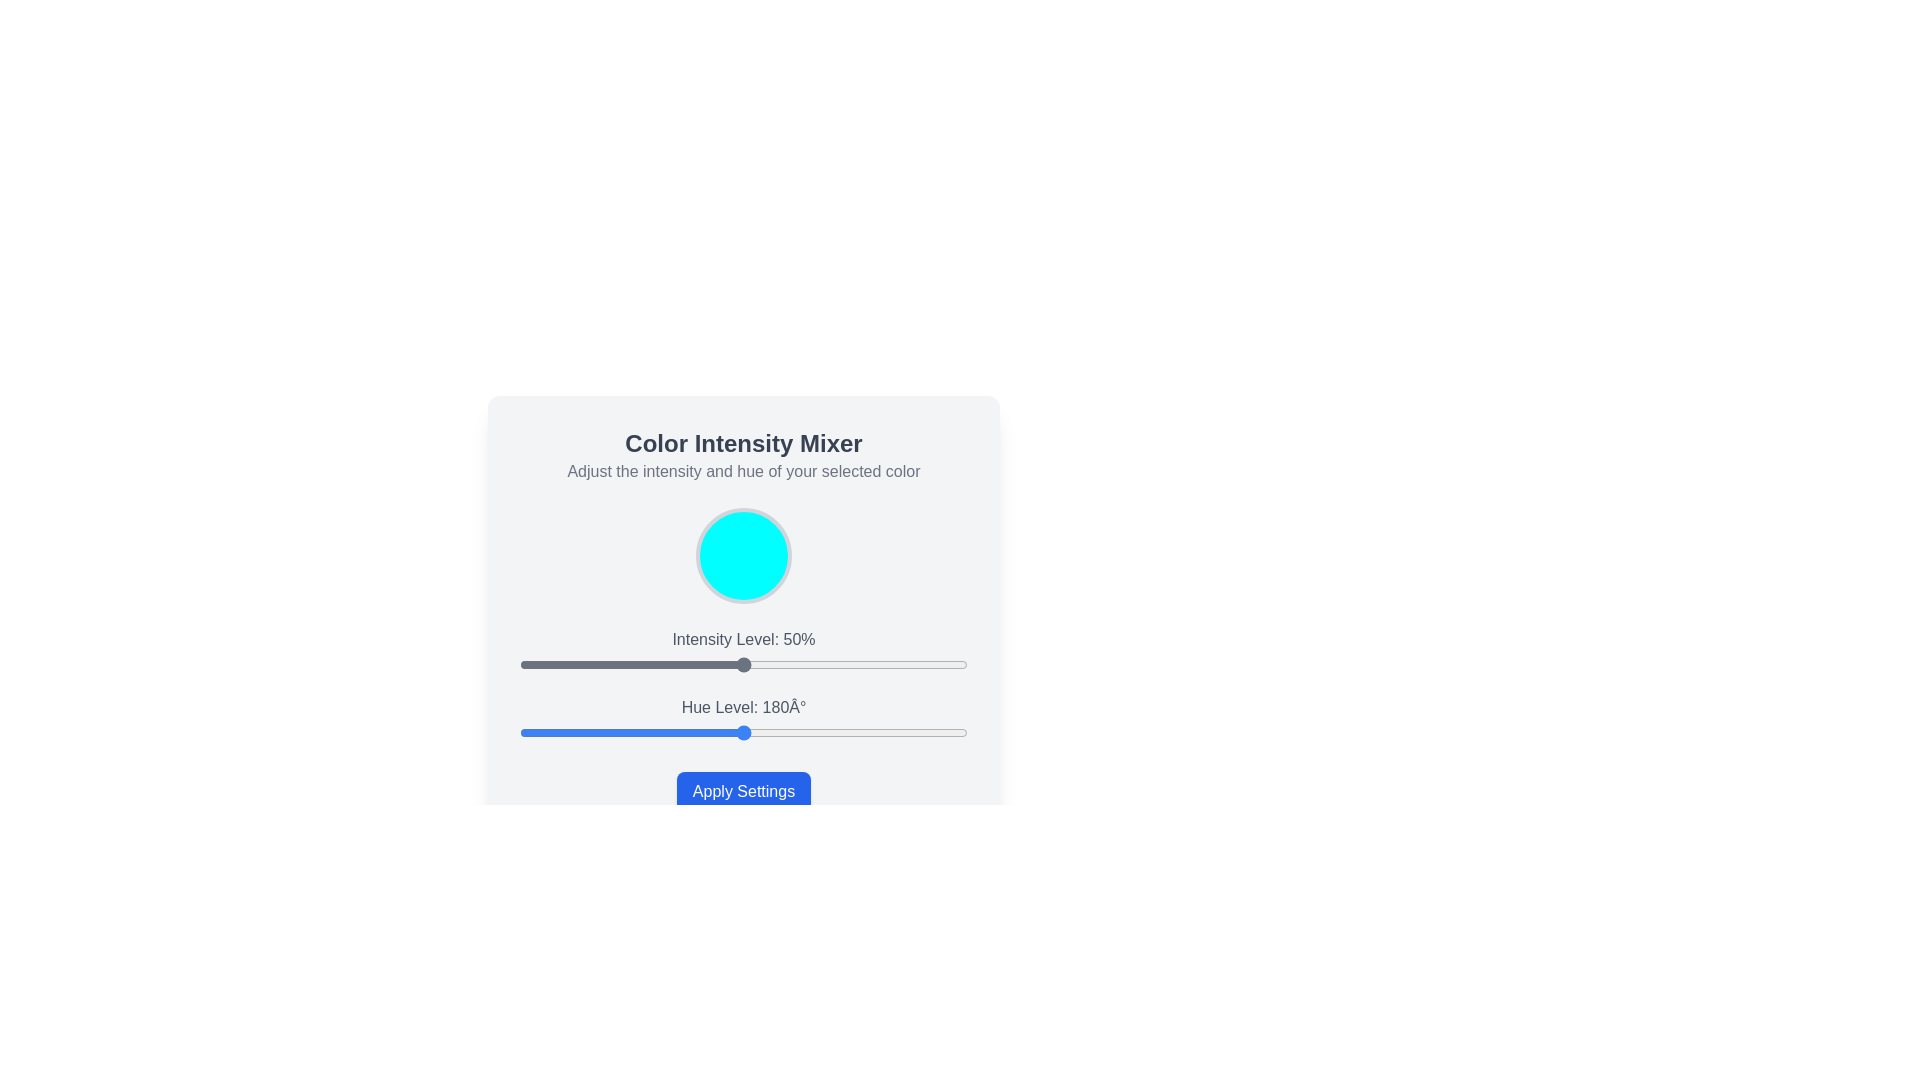  What do you see at coordinates (622, 732) in the screenshot?
I see `the hue level slider to 83°` at bounding box center [622, 732].